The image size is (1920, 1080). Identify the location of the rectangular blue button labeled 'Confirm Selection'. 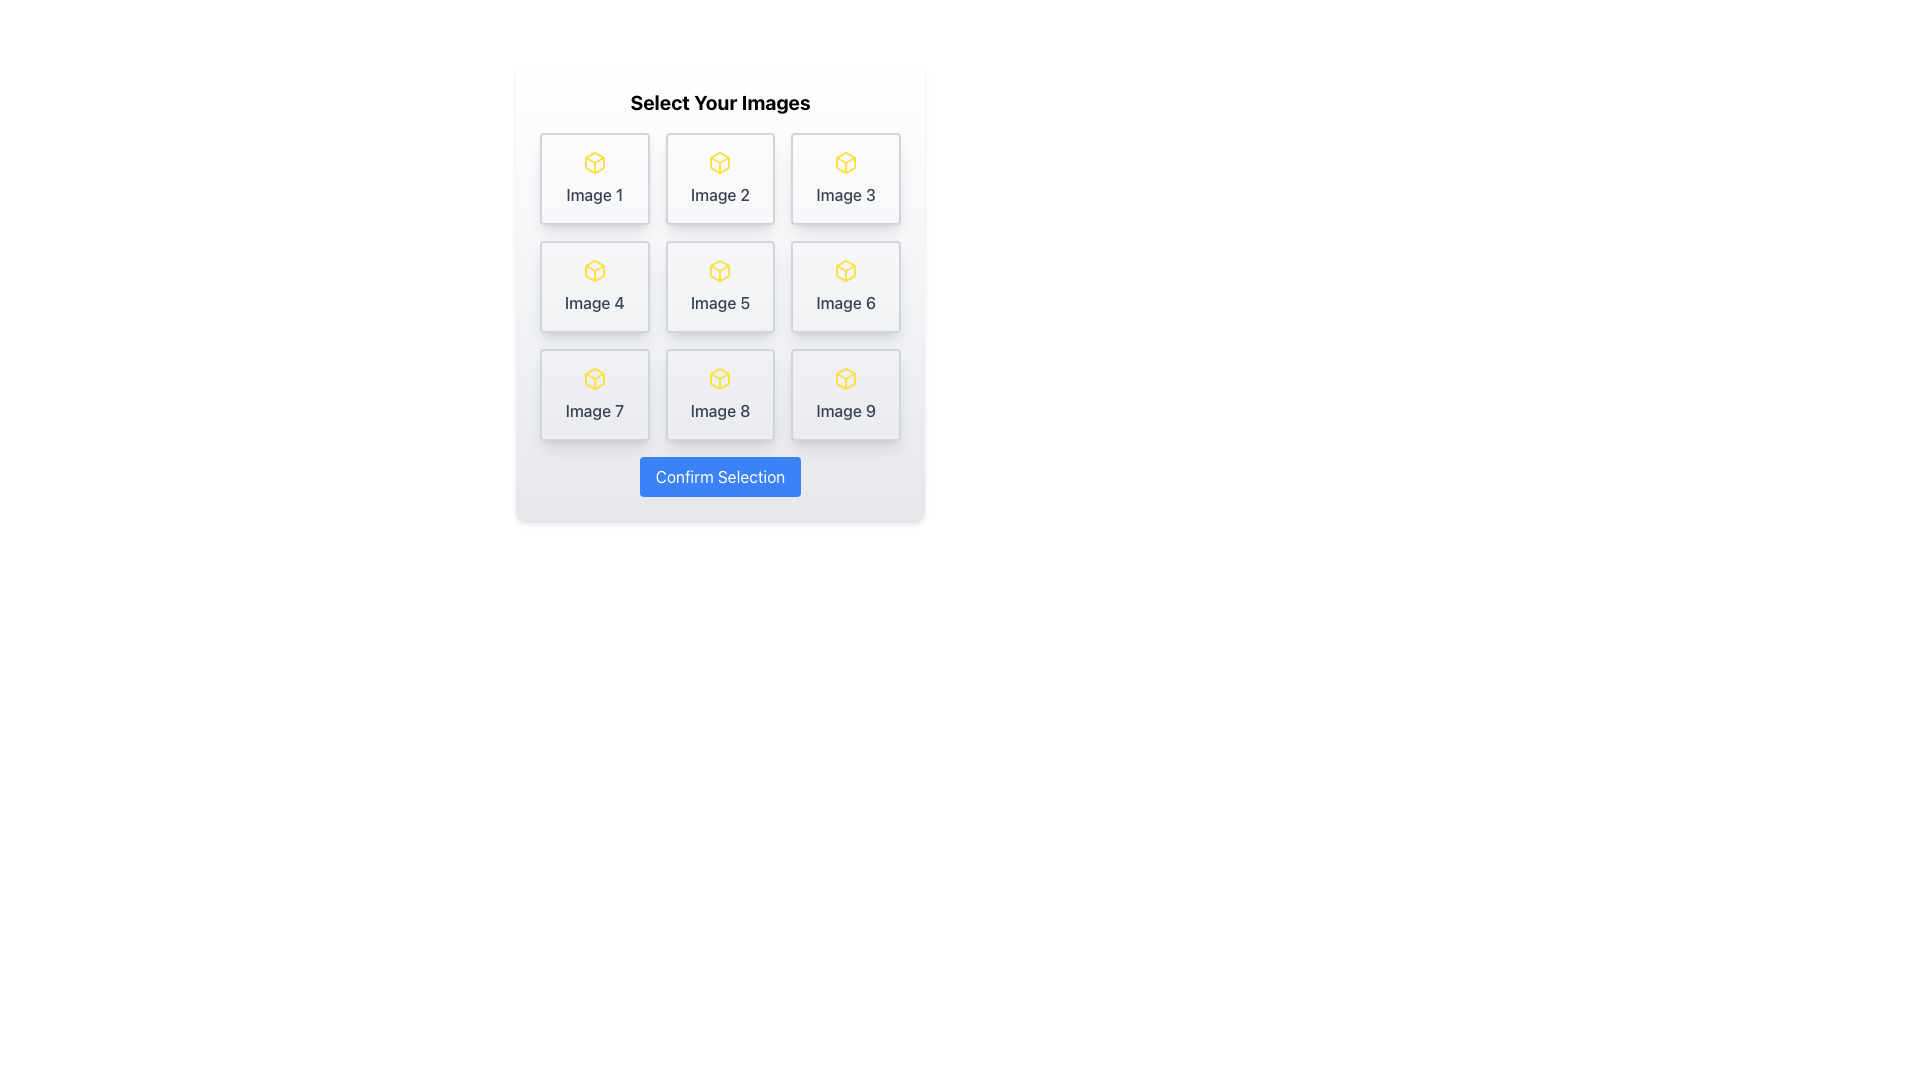
(720, 477).